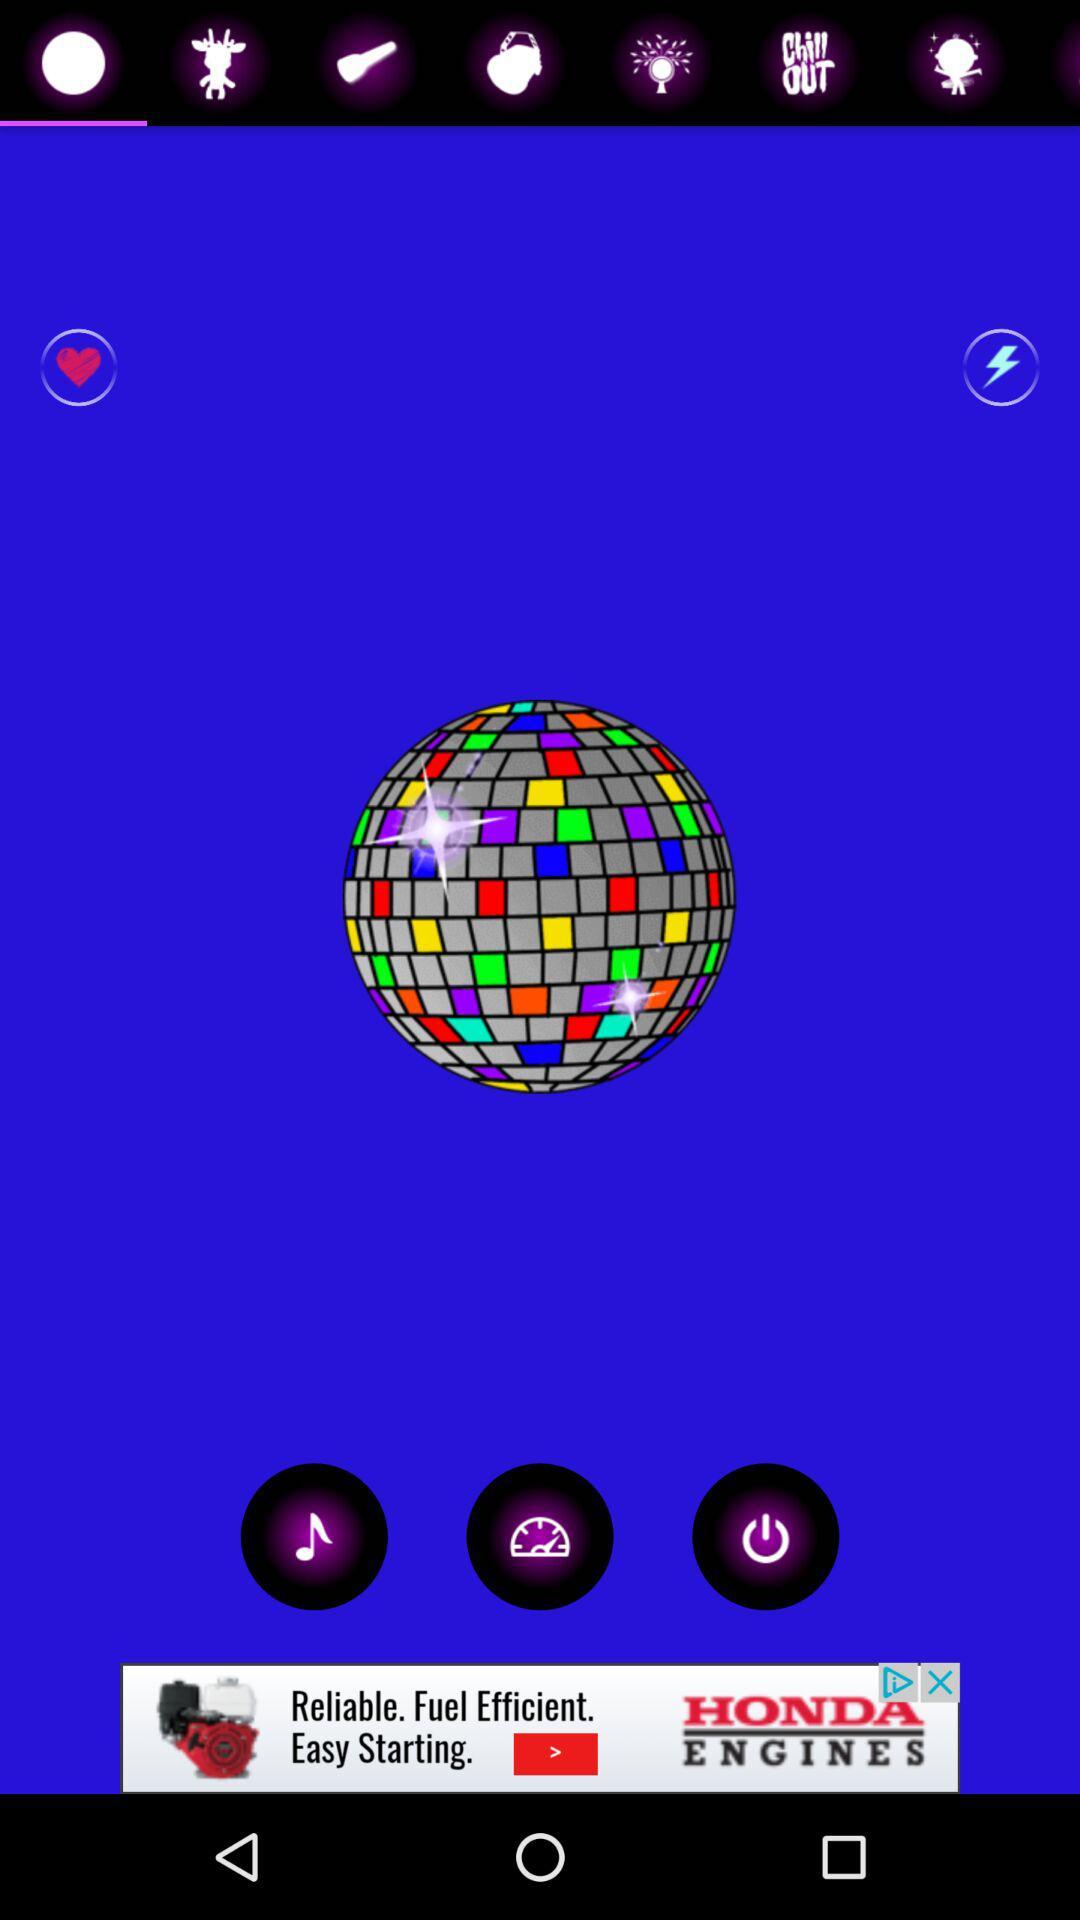  Describe the element at coordinates (540, 1535) in the screenshot. I see `the chat icon` at that location.